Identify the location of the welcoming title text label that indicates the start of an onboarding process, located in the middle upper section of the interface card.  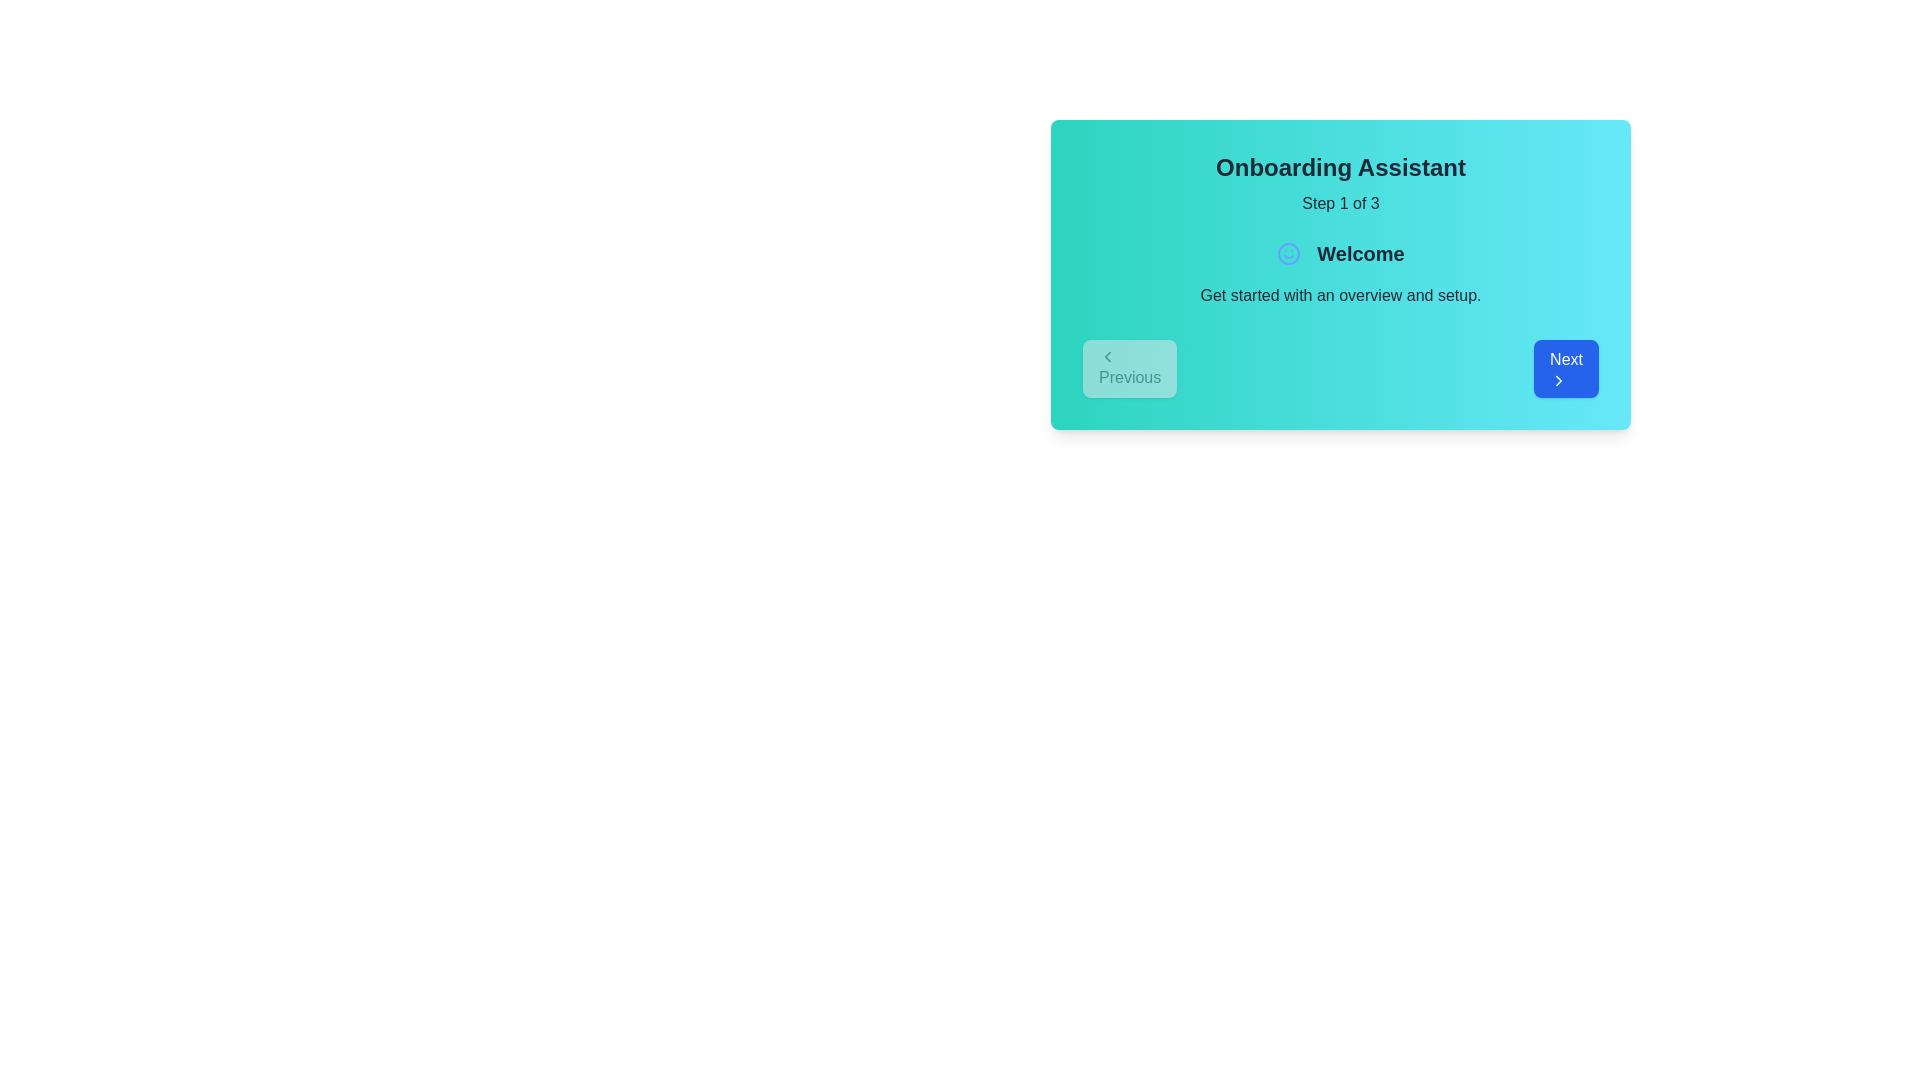
(1360, 253).